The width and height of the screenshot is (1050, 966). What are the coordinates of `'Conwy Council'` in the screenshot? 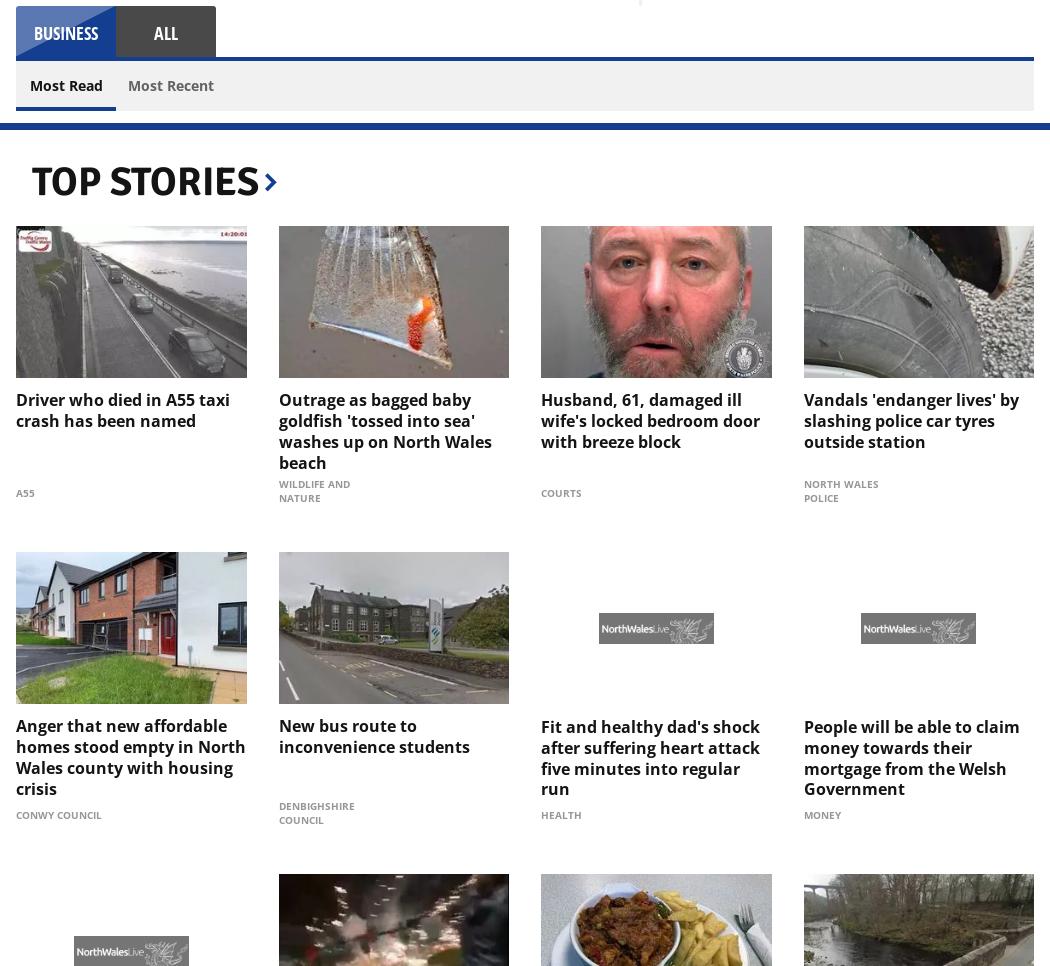 It's located at (15, 815).